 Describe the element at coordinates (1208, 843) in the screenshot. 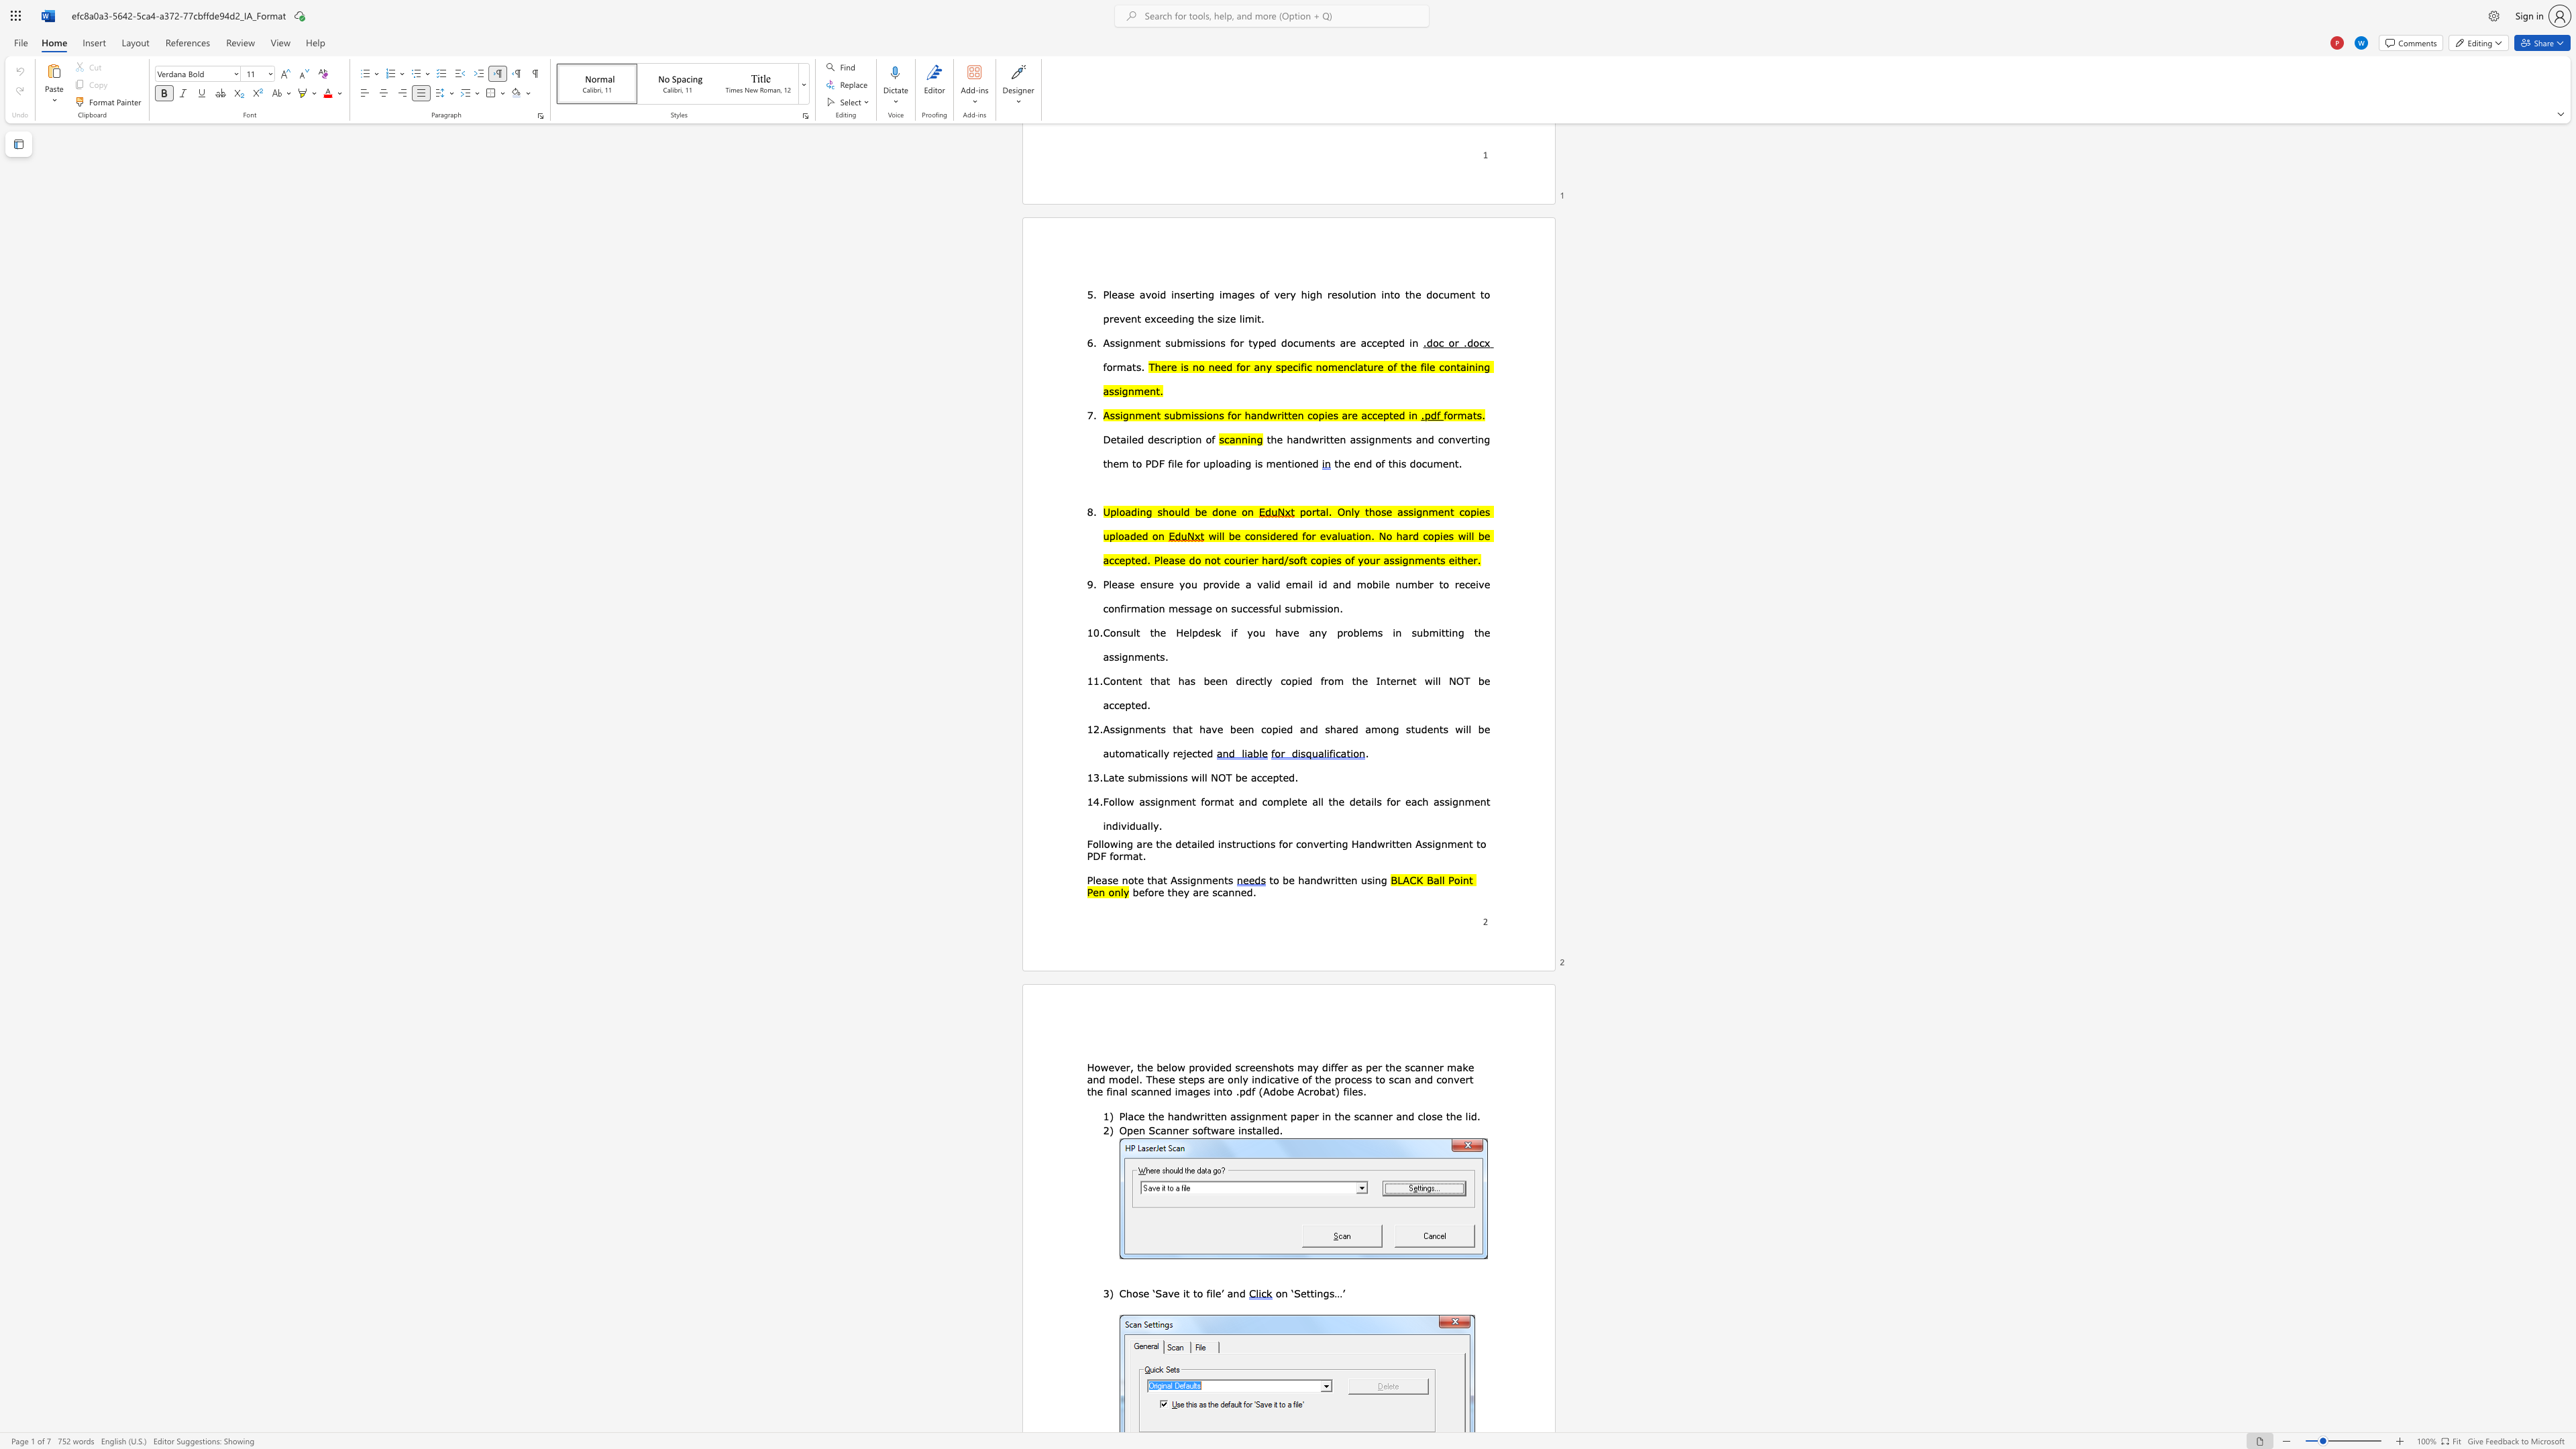

I see `the subset text "d i" within the text "detailed i"` at that location.